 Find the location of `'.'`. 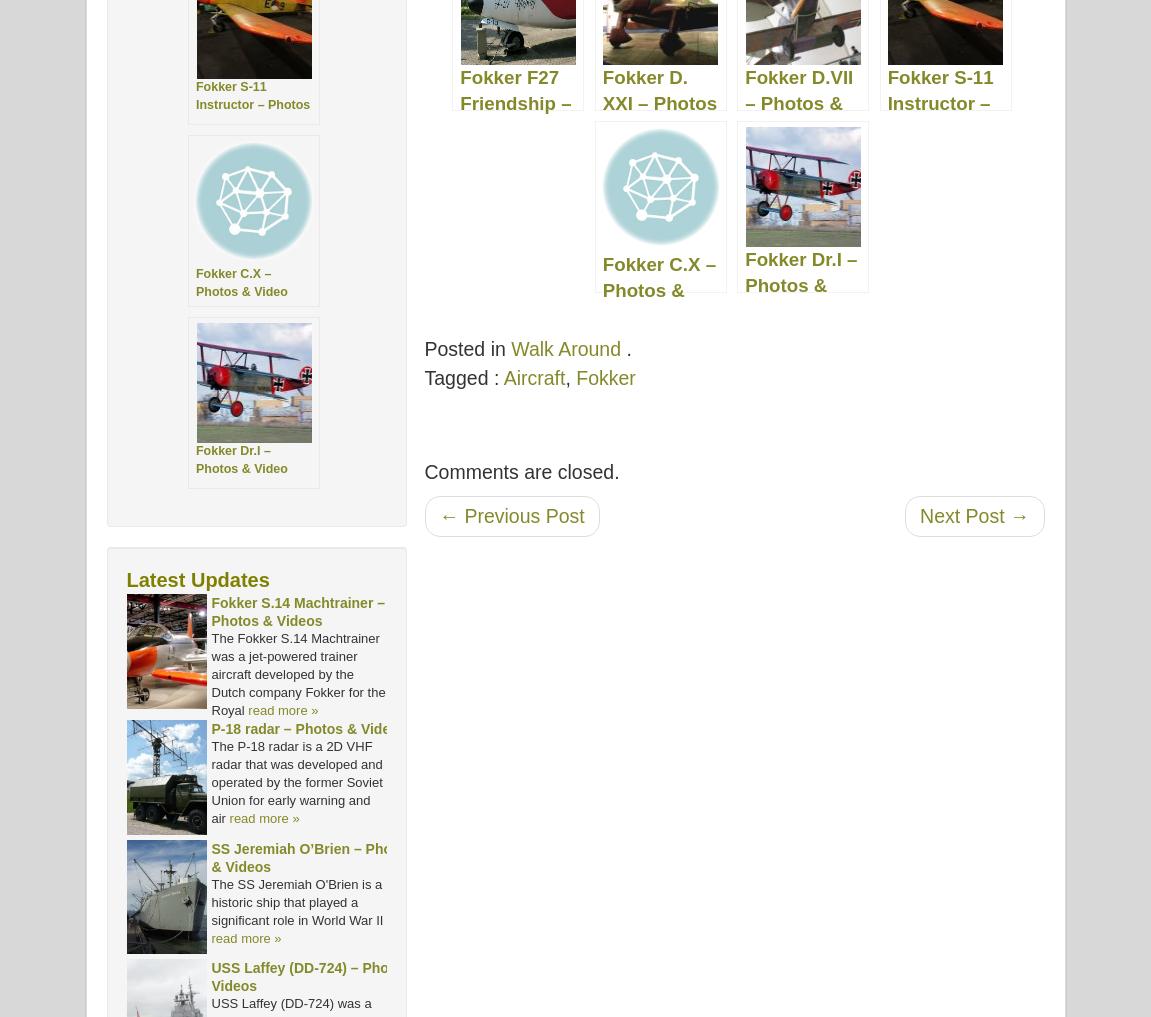

'.' is located at coordinates (626, 348).